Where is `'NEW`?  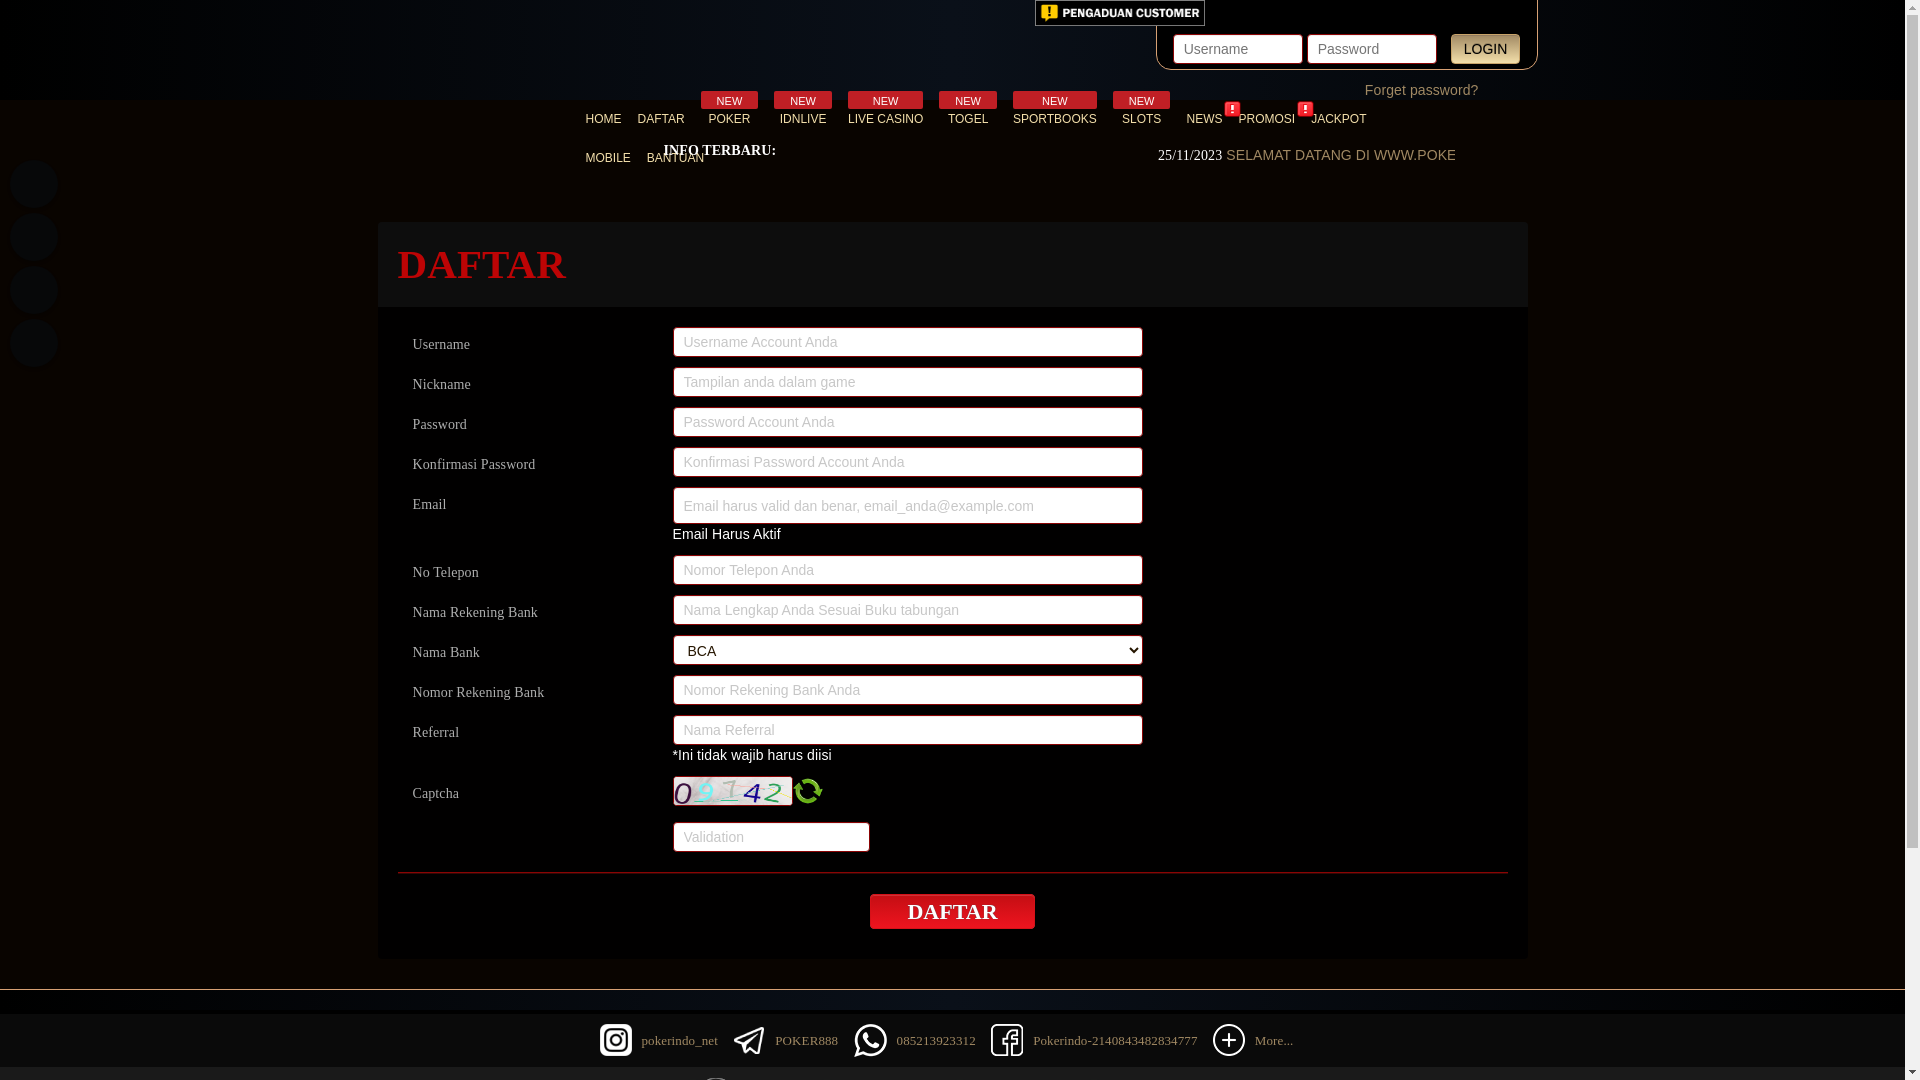 'NEW is located at coordinates (884, 119).